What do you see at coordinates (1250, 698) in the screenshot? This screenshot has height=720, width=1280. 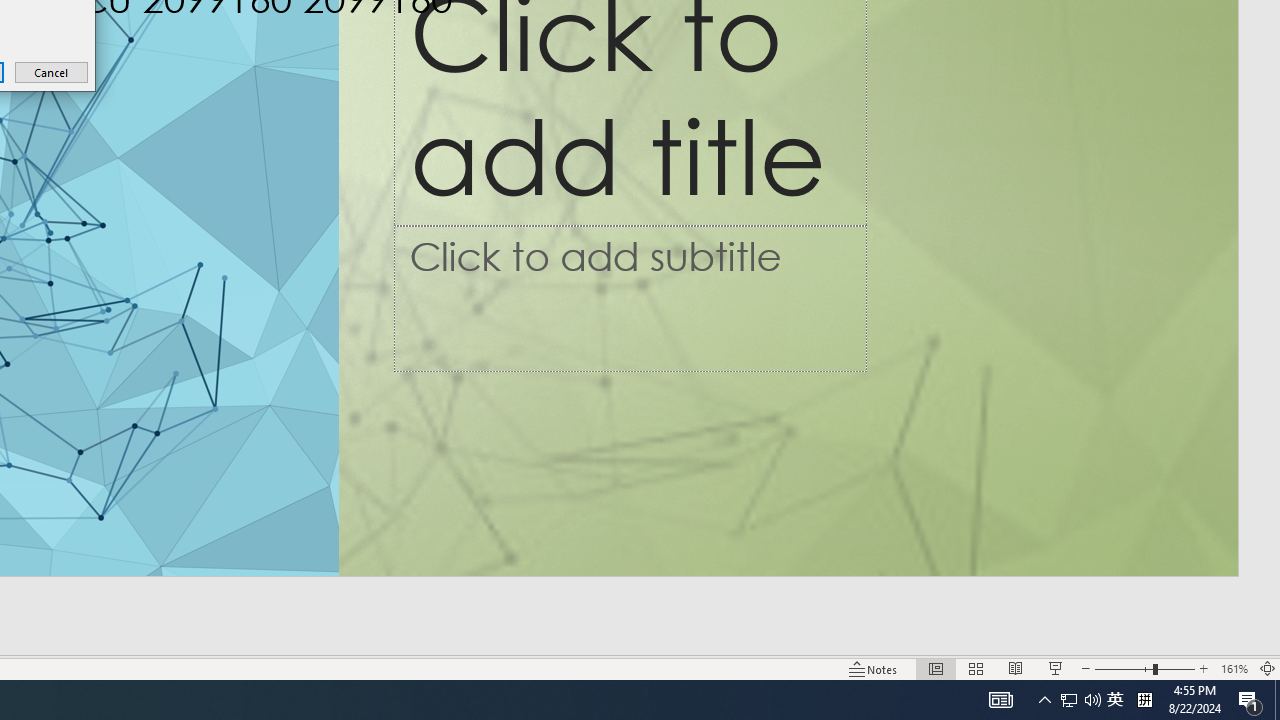 I see `'Action Center, 1 new notification'` at bounding box center [1250, 698].